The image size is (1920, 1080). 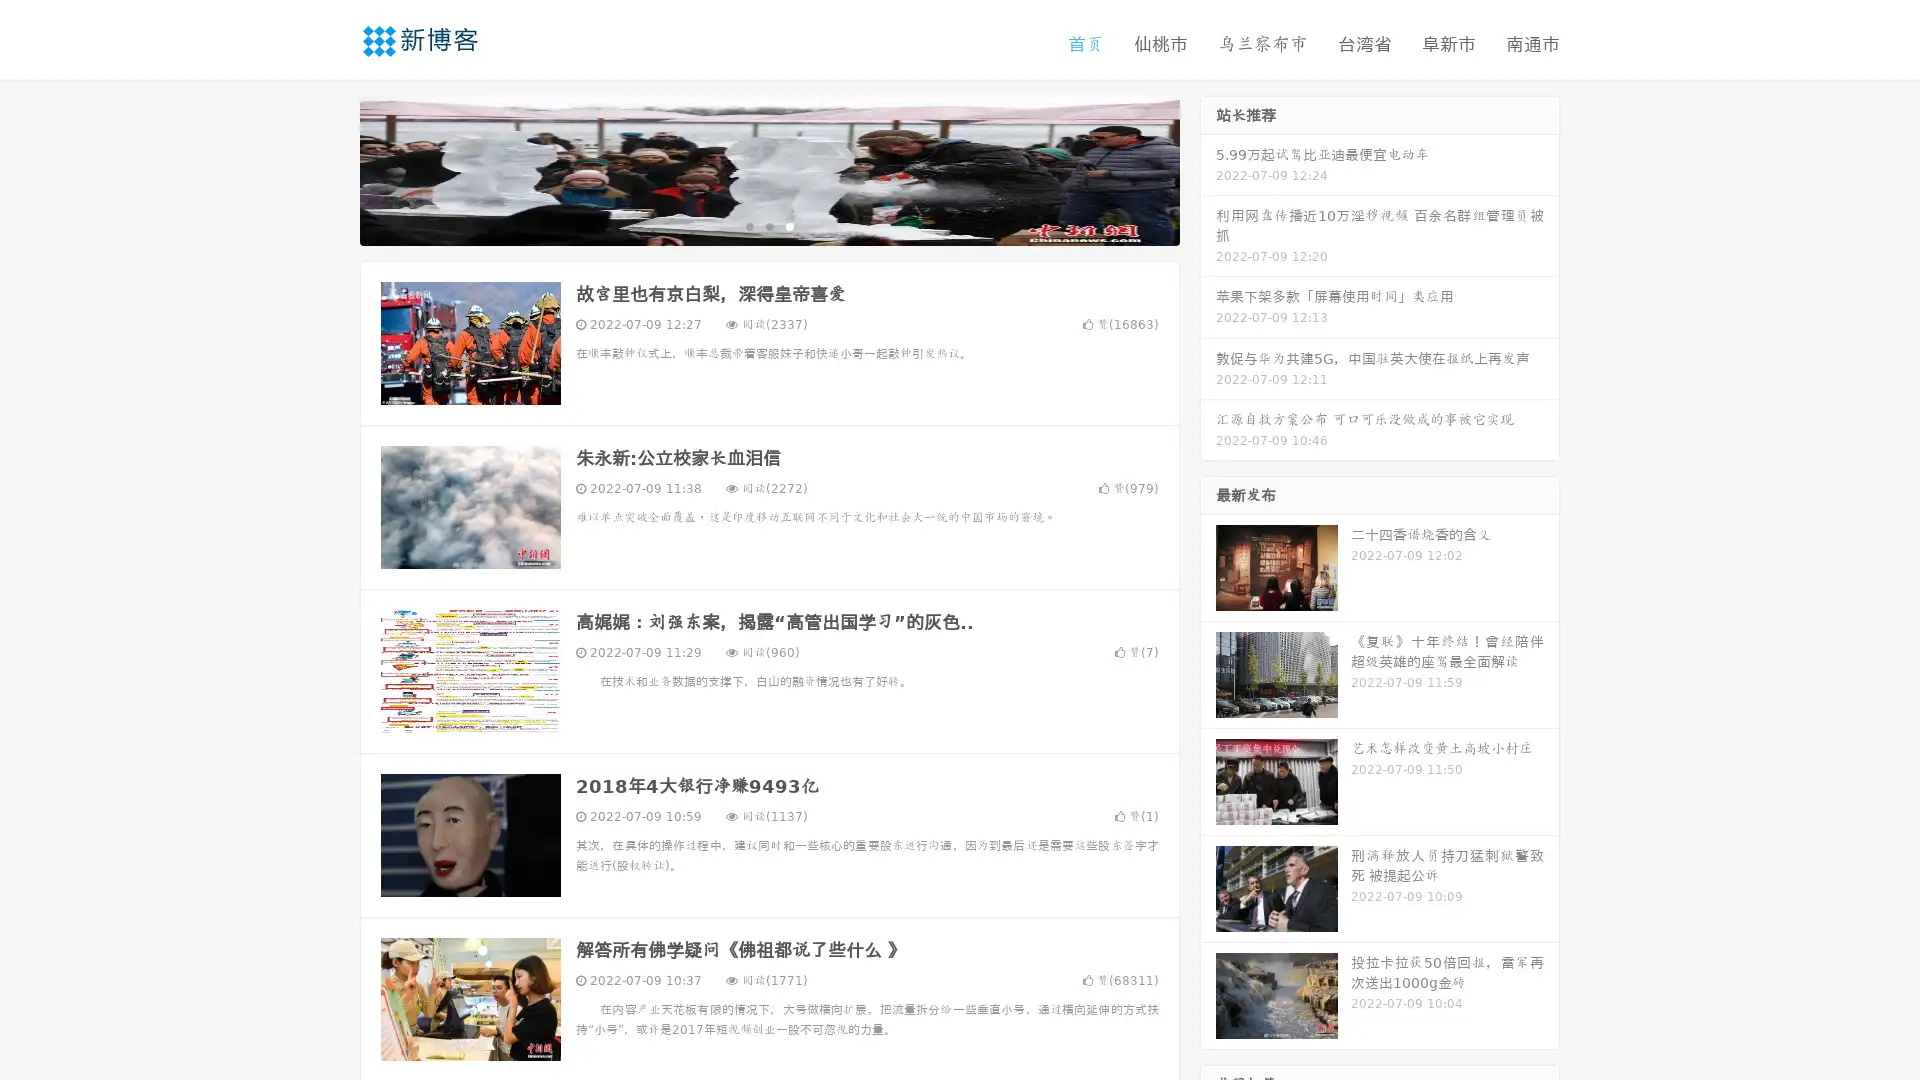 I want to click on Next slide, so click(x=1208, y=168).